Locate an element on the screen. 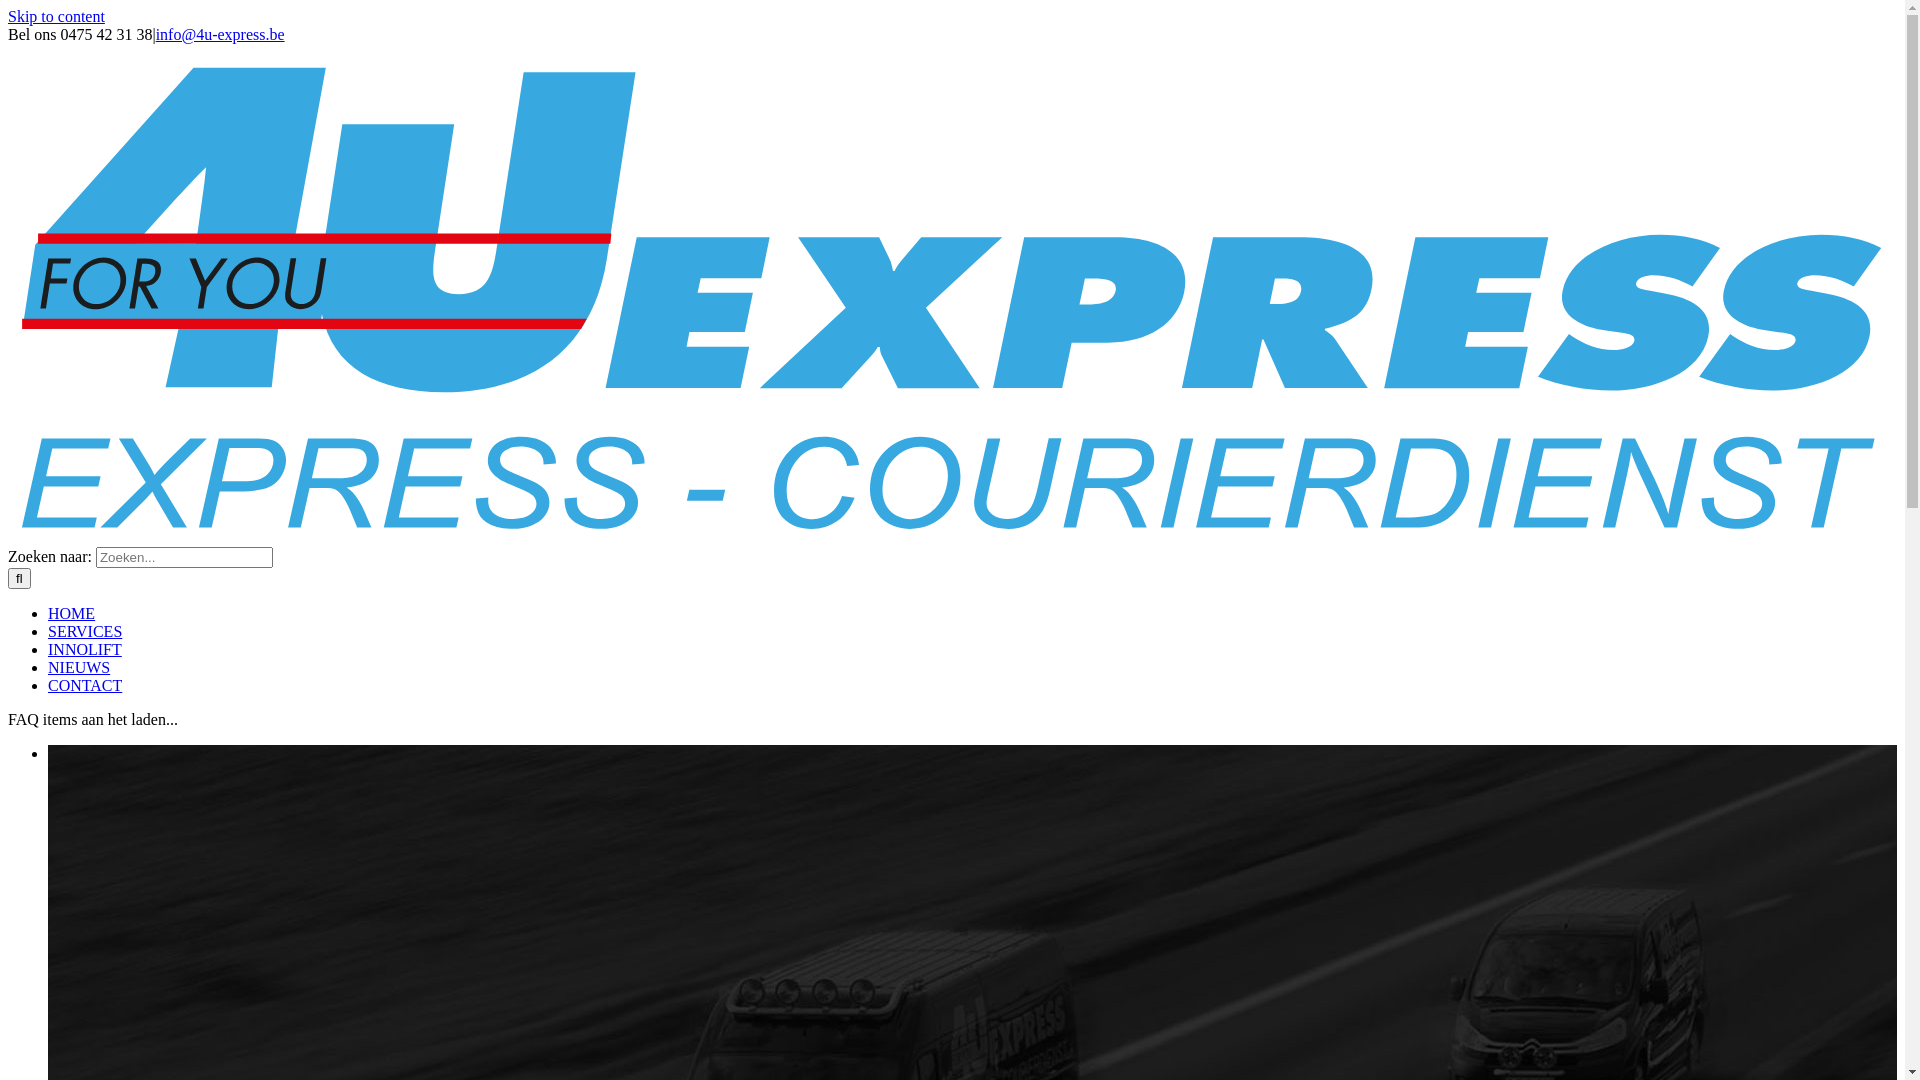 This screenshot has width=1920, height=1080. 'SERVICES' is located at coordinates (48, 631).